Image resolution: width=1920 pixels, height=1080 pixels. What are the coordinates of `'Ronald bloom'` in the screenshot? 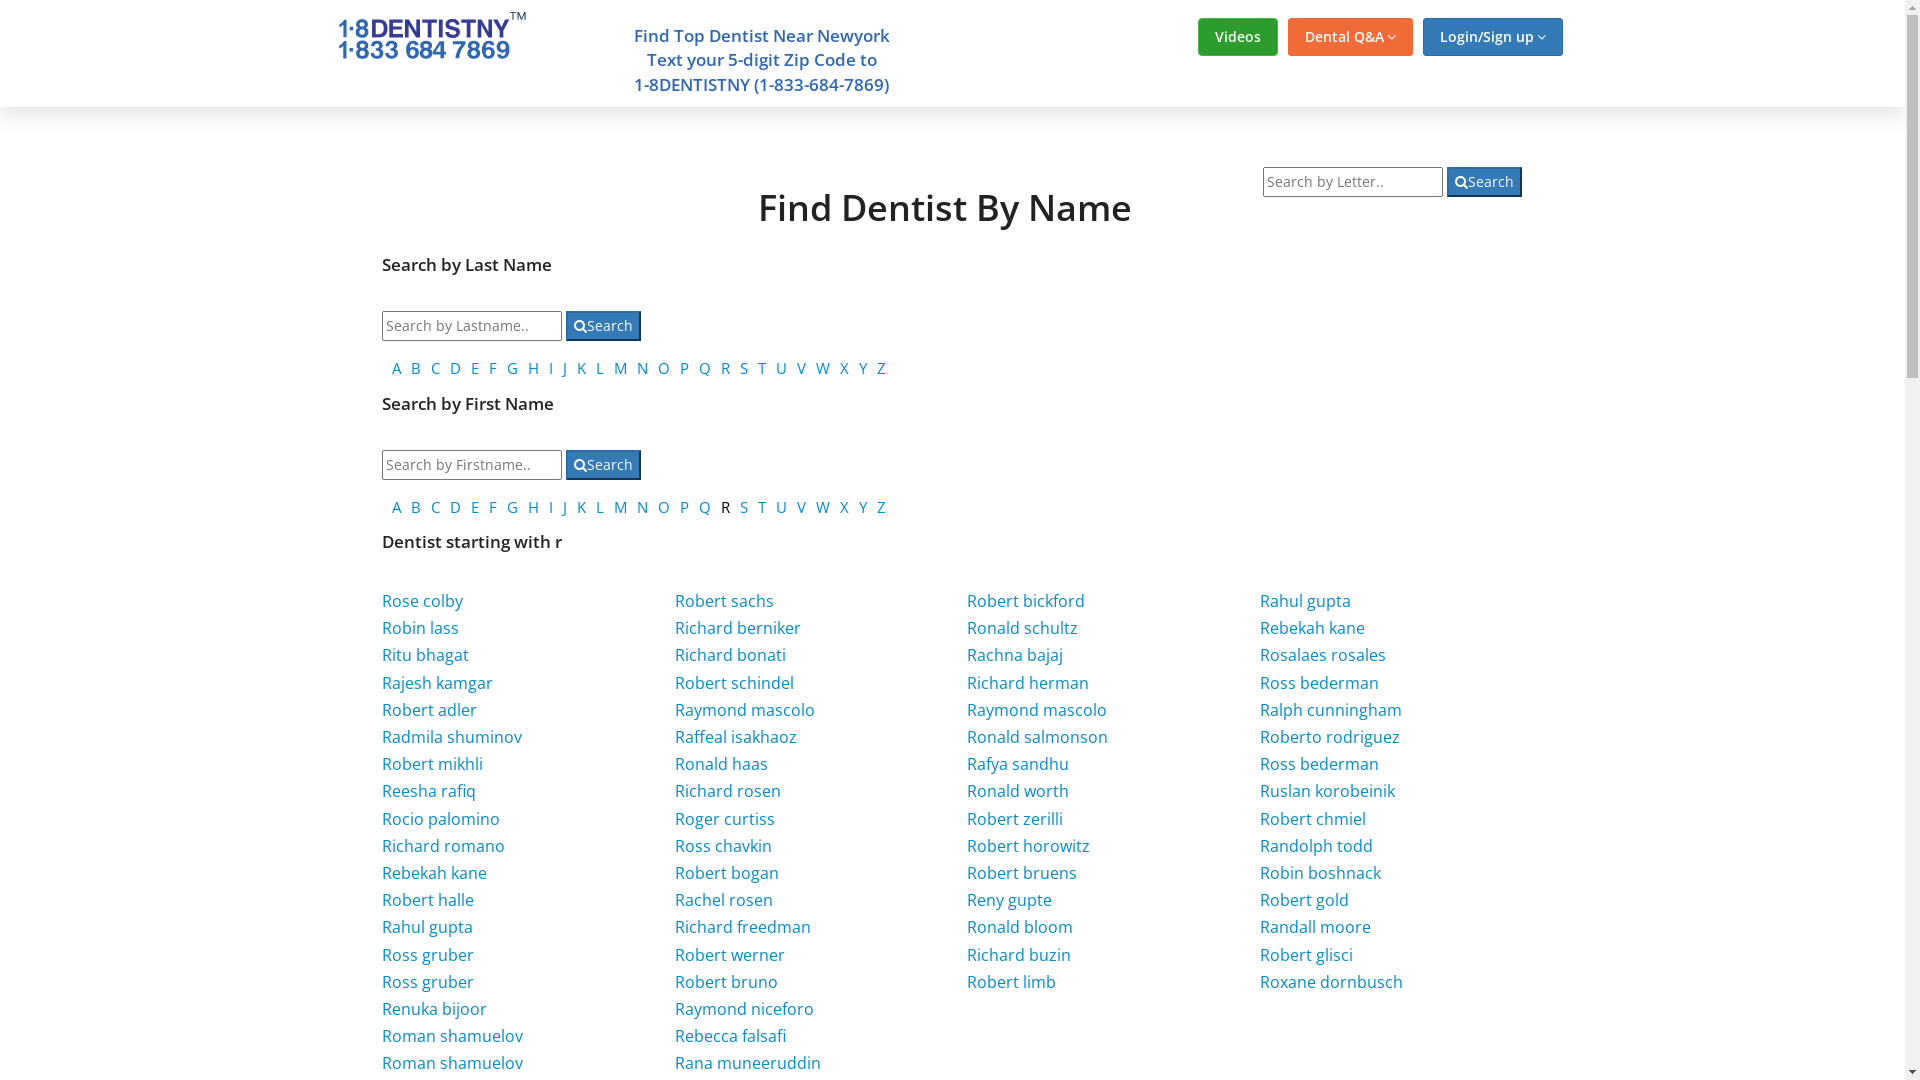 It's located at (1019, 926).